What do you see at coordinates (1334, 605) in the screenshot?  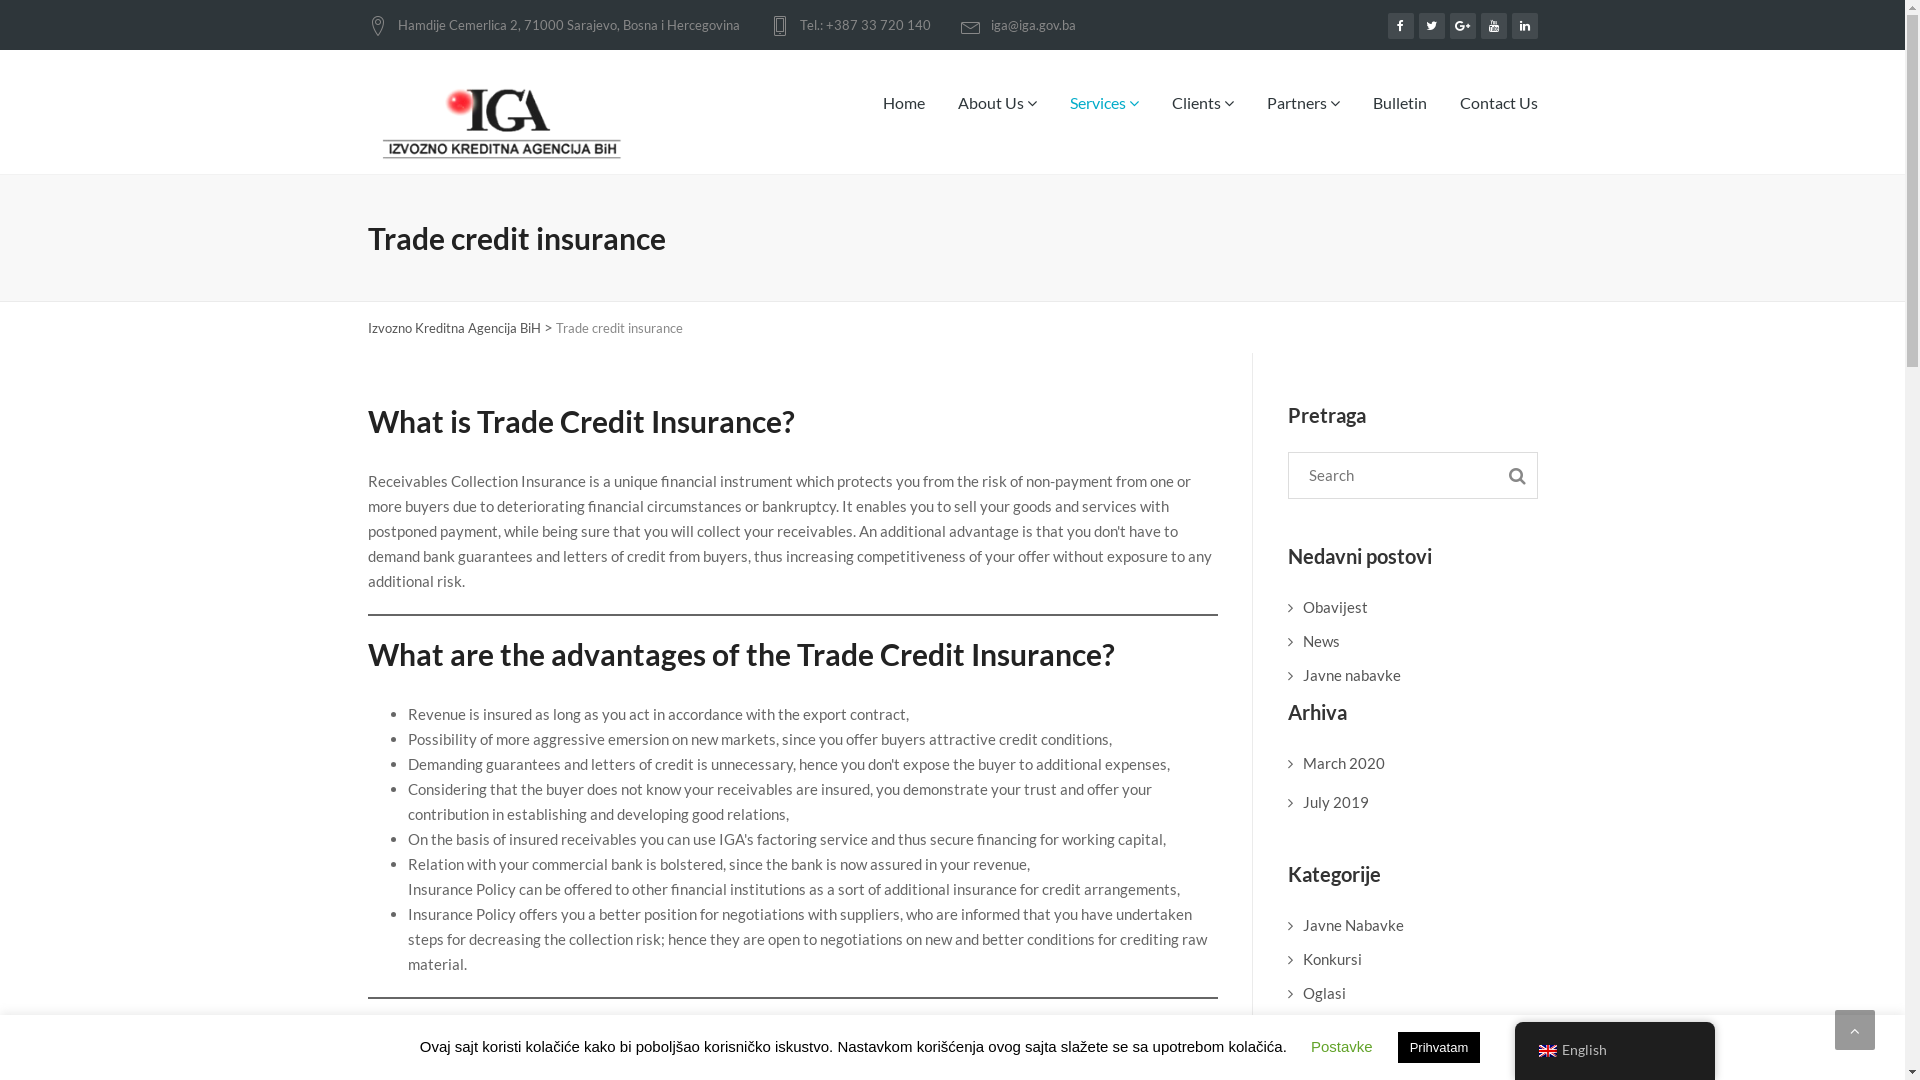 I see `'Obavijest'` at bounding box center [1334, 605].